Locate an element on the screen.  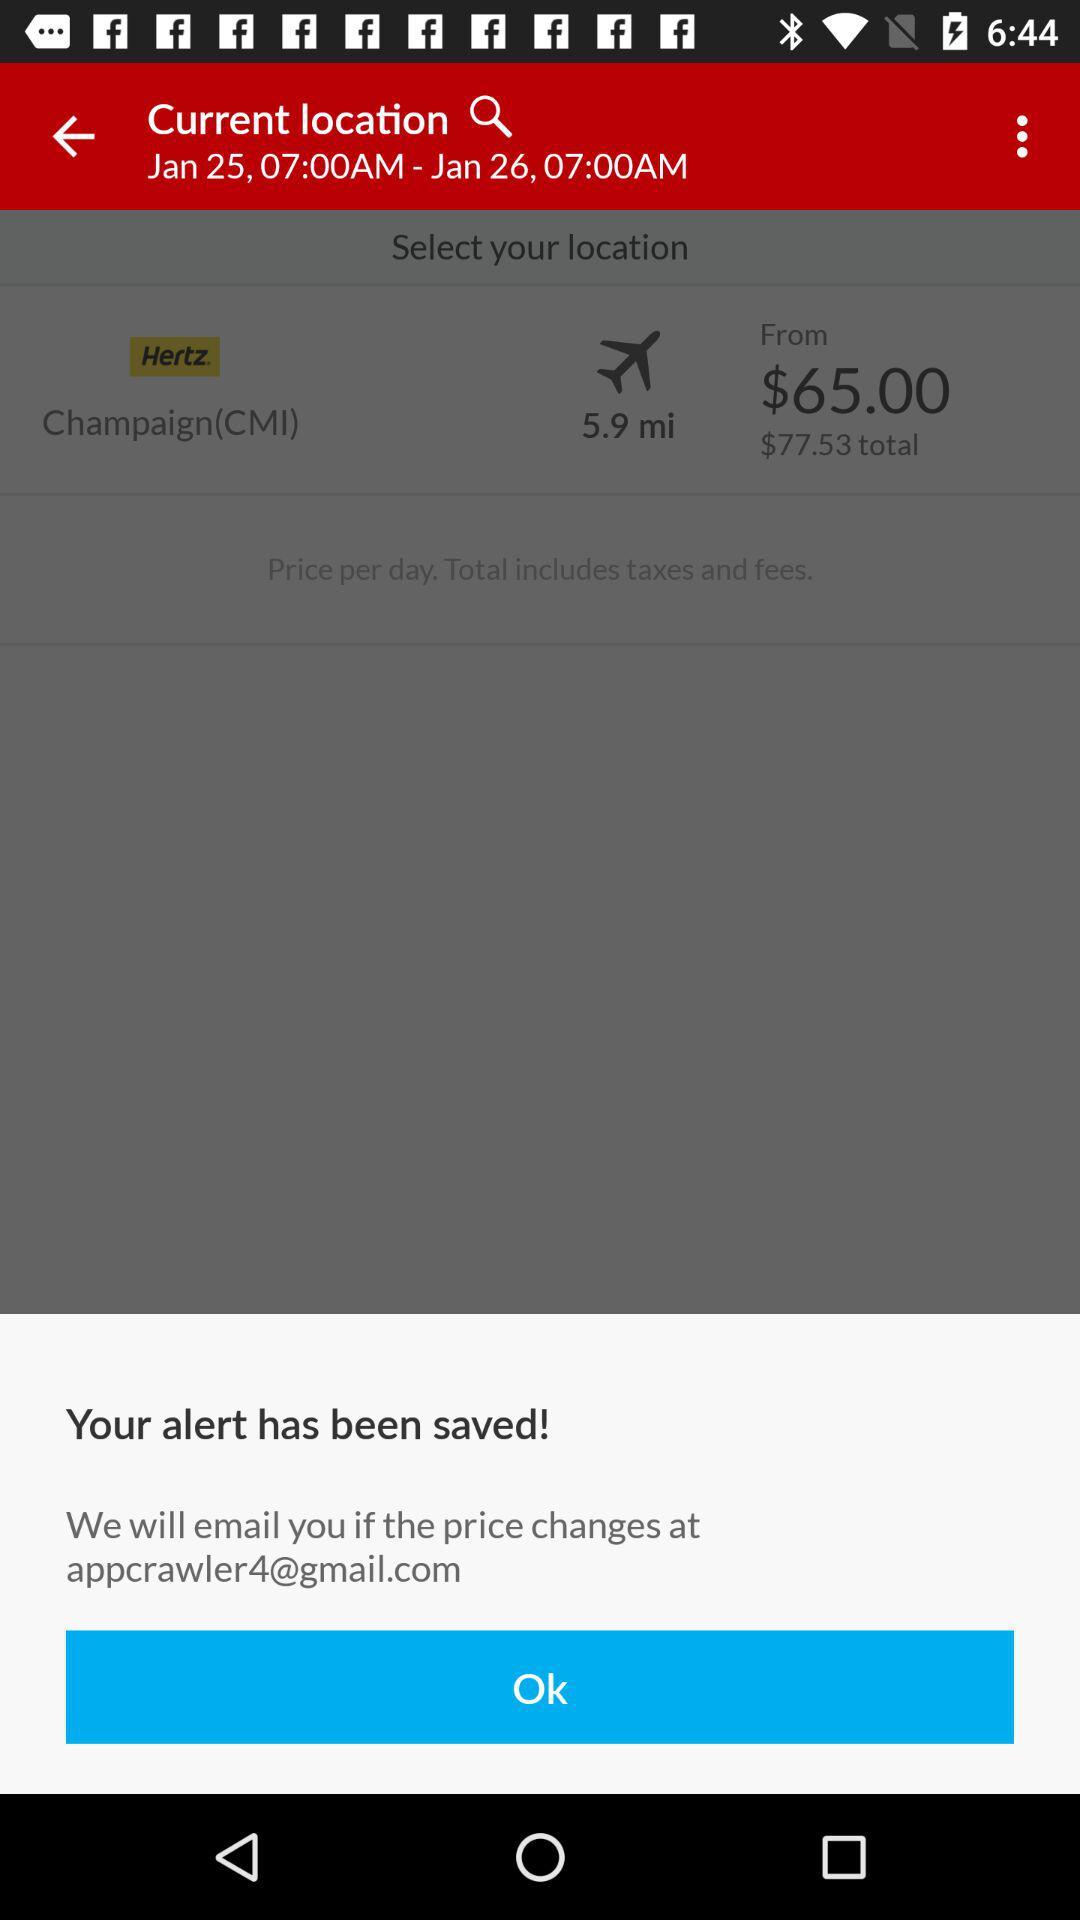
the item next to the current location is located at coordinates (72, 135).